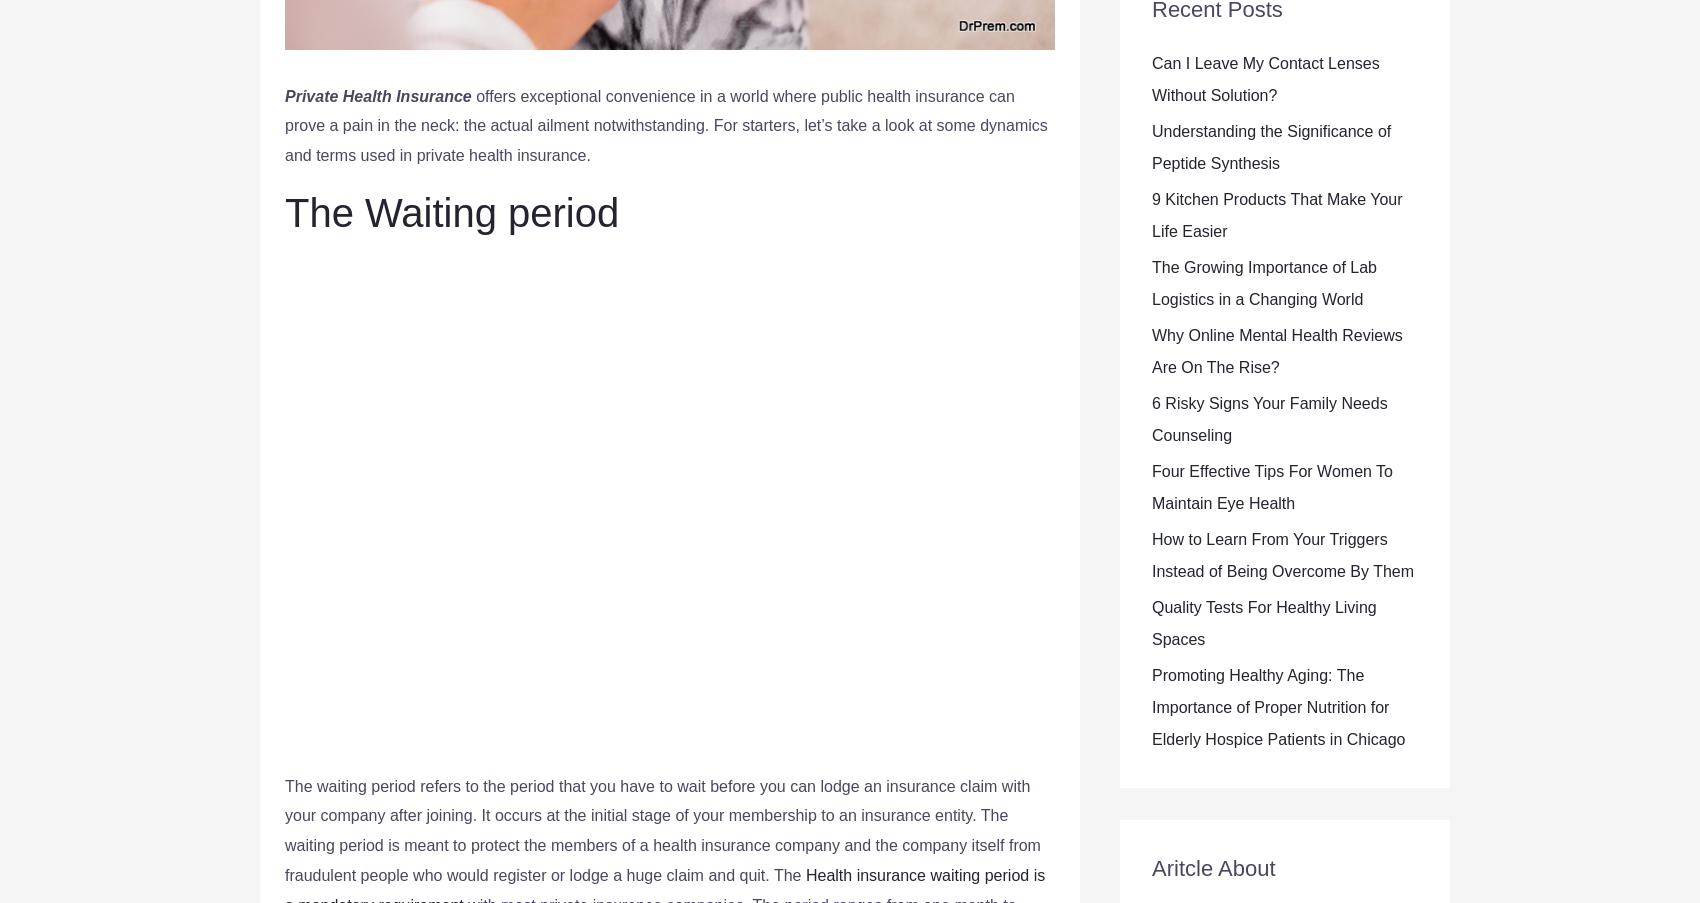 The image size is (1700, 903). Describe the element at coordinates (1278, 706) in the screenshot. I see `'Promoting Healthy Aging: The Importance of Proper Nutrition for Elderly Hospice Patients in Chicago'` at that location.